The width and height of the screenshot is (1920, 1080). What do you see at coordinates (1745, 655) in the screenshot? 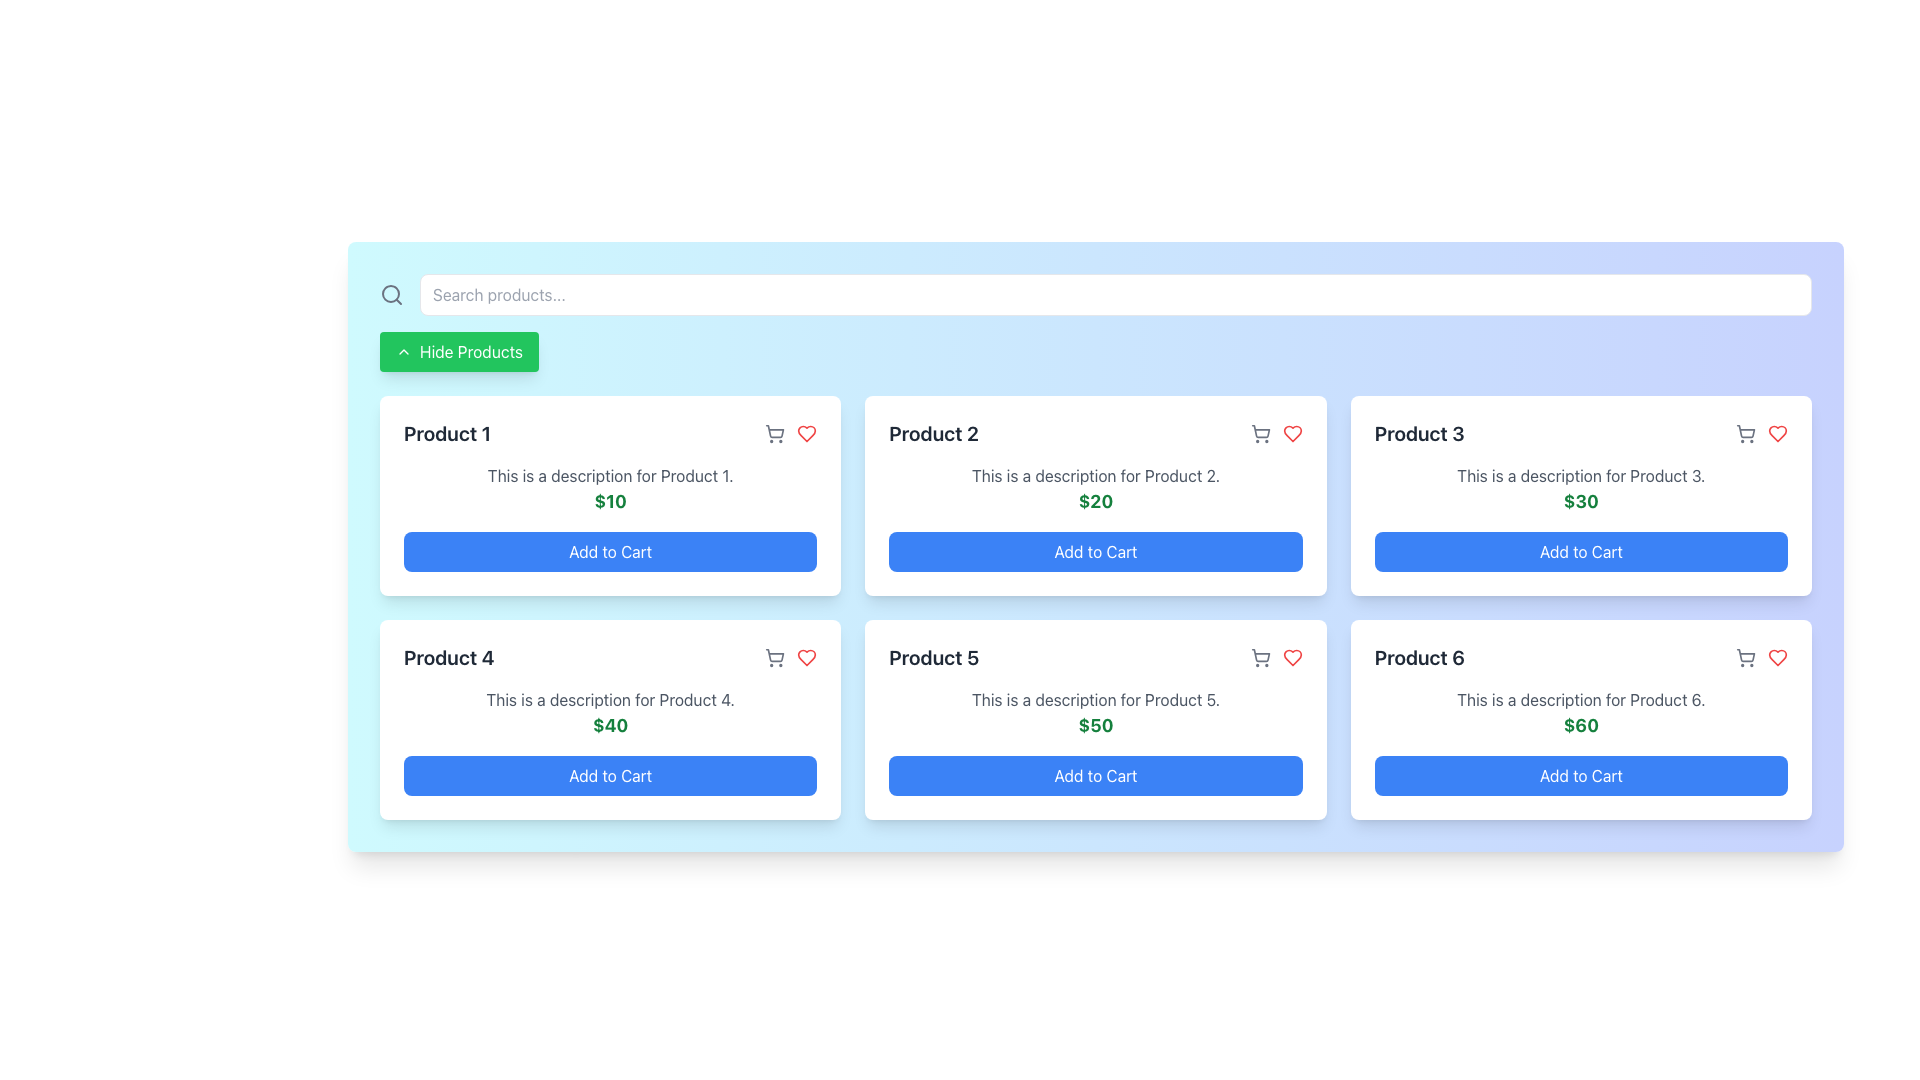
I see `the shopping cart icon located in the top-right side of the card for Product 6` at bounding box center [1745, 655].